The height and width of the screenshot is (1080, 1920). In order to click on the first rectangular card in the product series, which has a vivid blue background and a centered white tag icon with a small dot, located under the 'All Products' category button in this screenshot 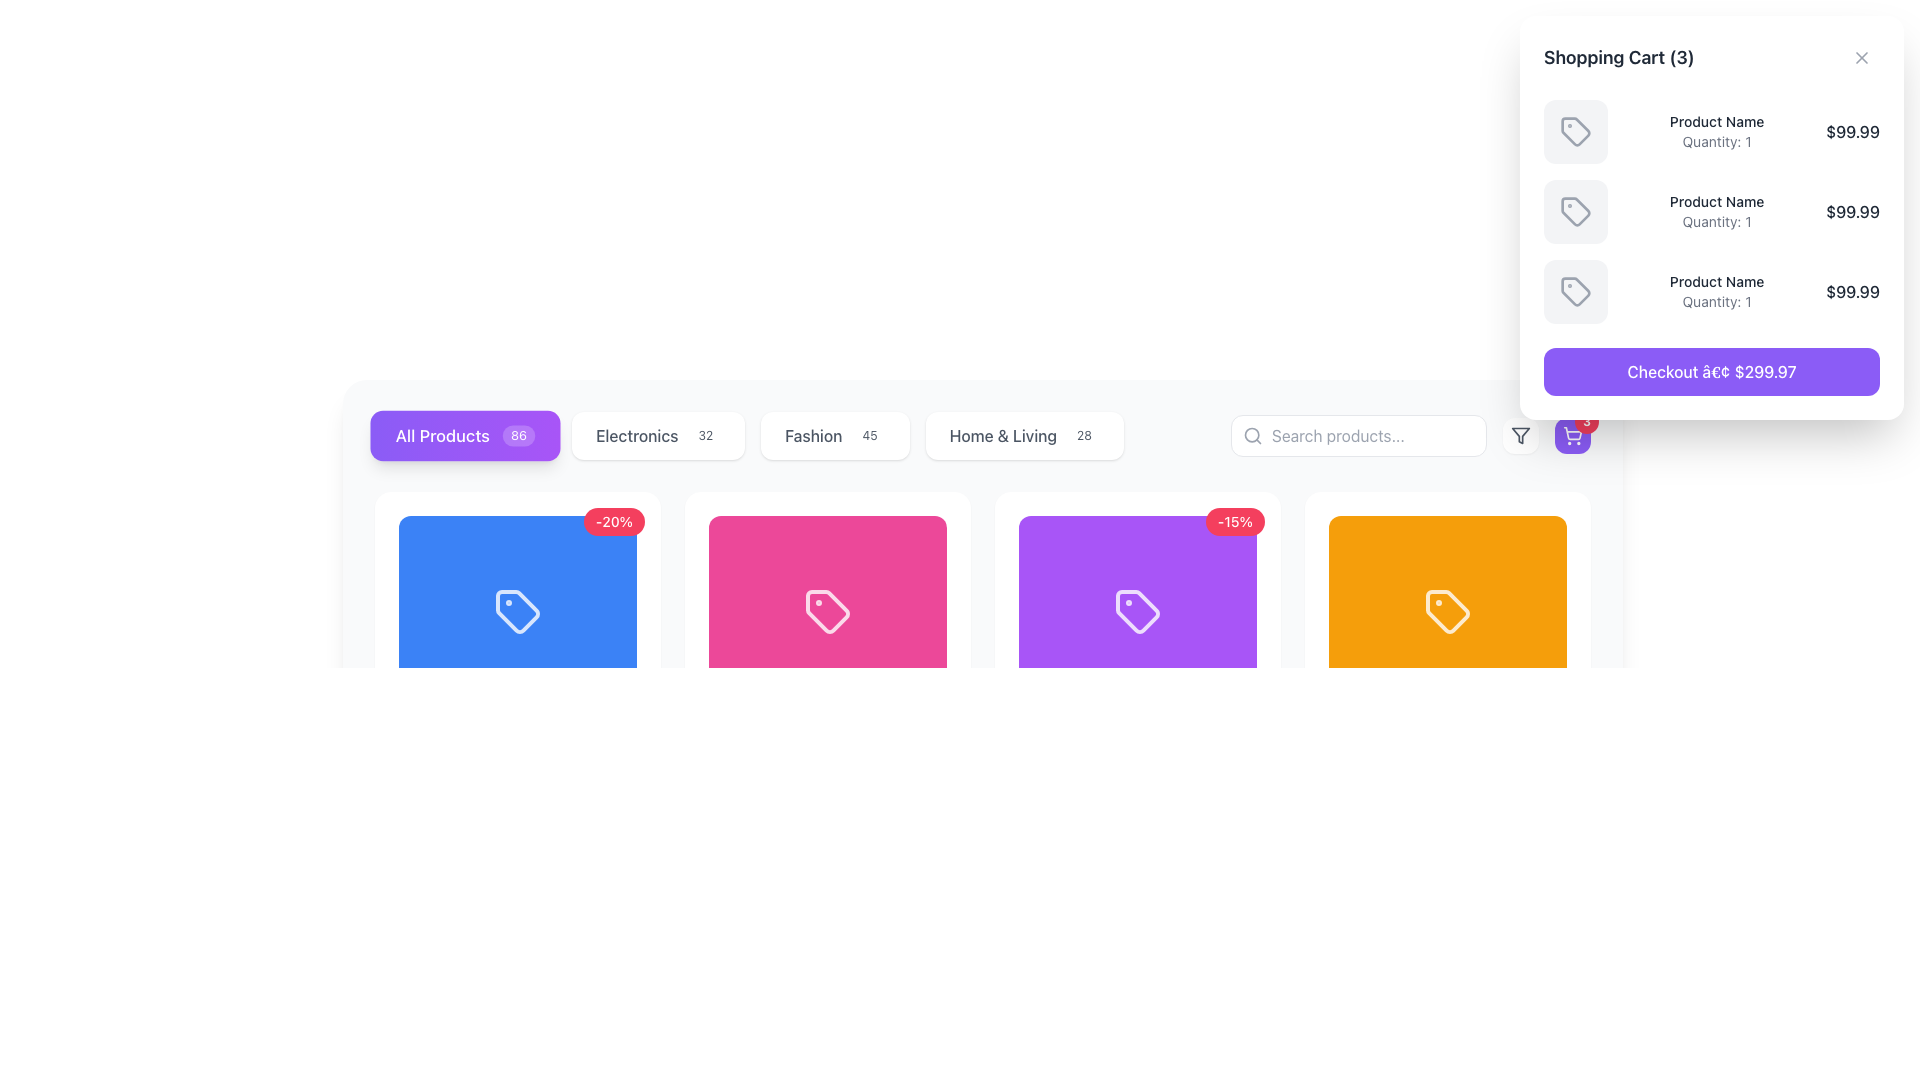, I will do `click(518, 611)`.